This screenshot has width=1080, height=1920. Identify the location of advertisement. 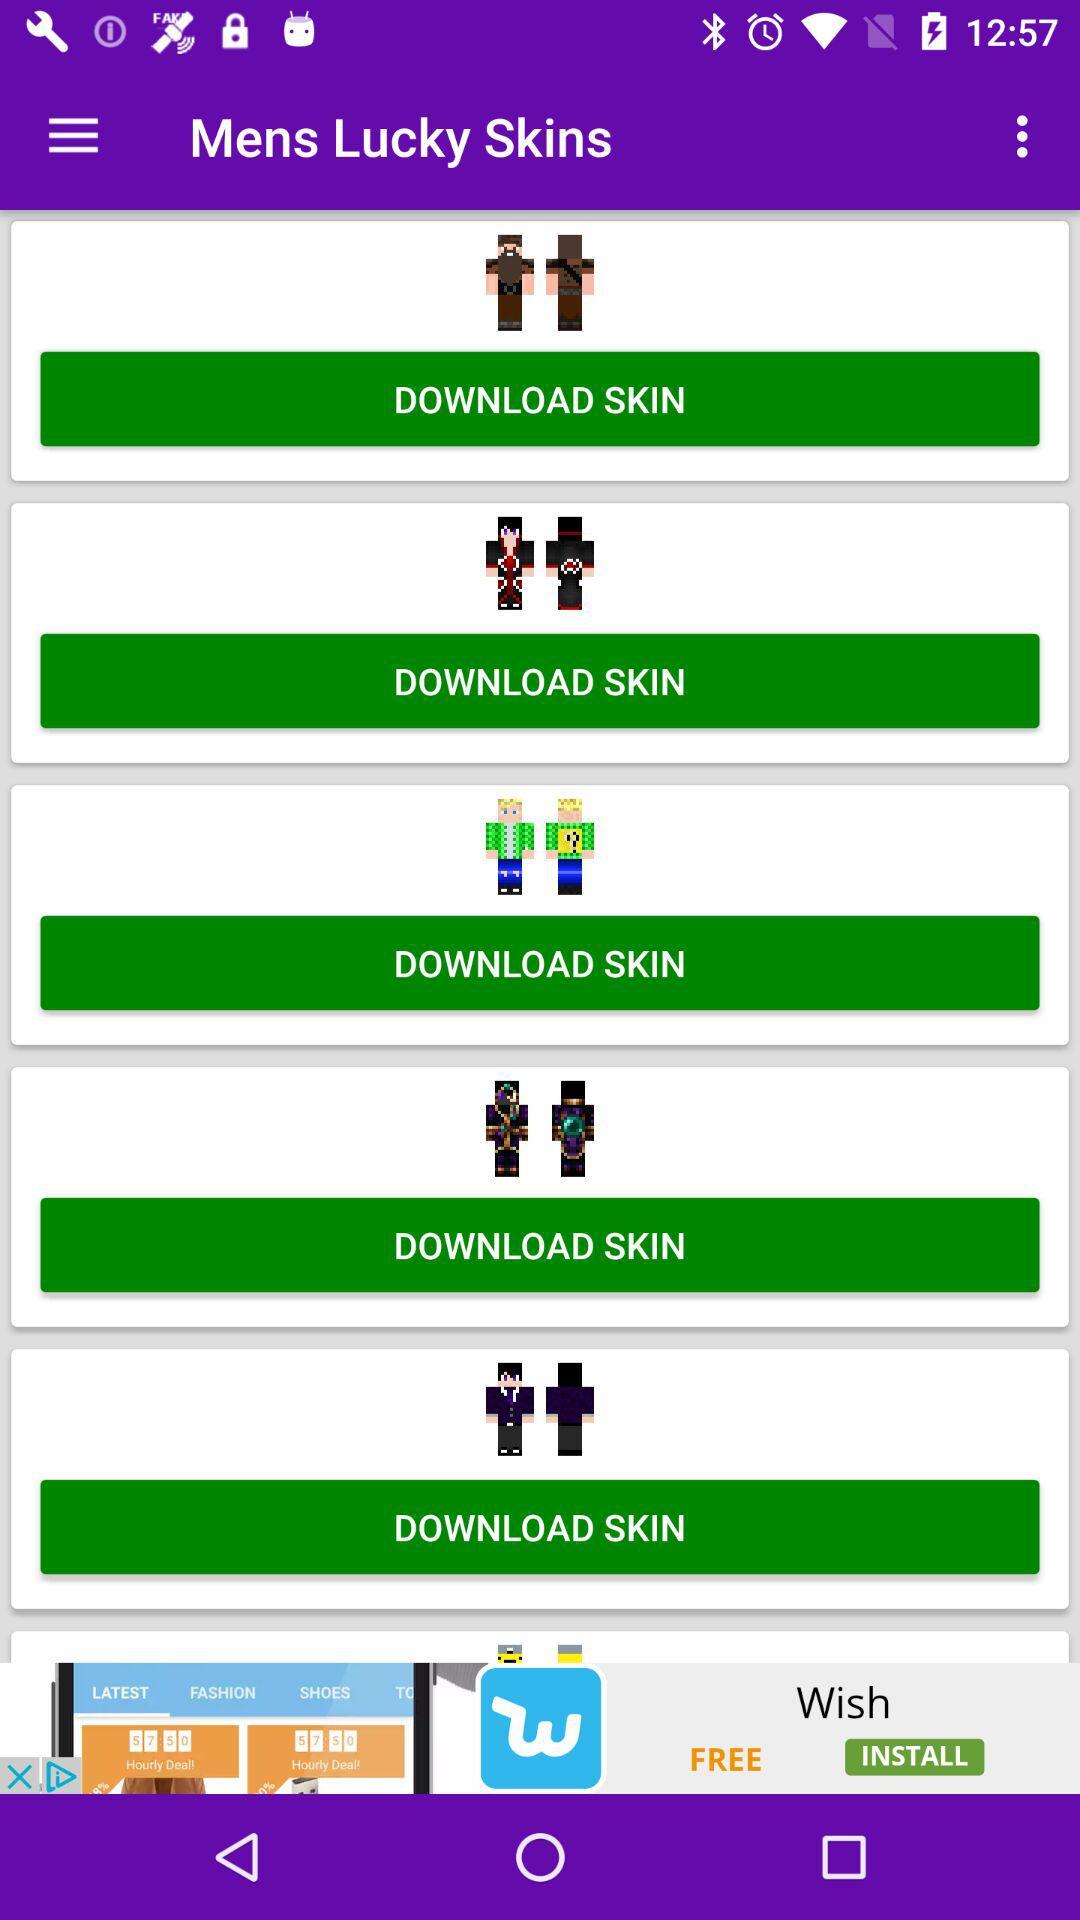
(540, 1727).